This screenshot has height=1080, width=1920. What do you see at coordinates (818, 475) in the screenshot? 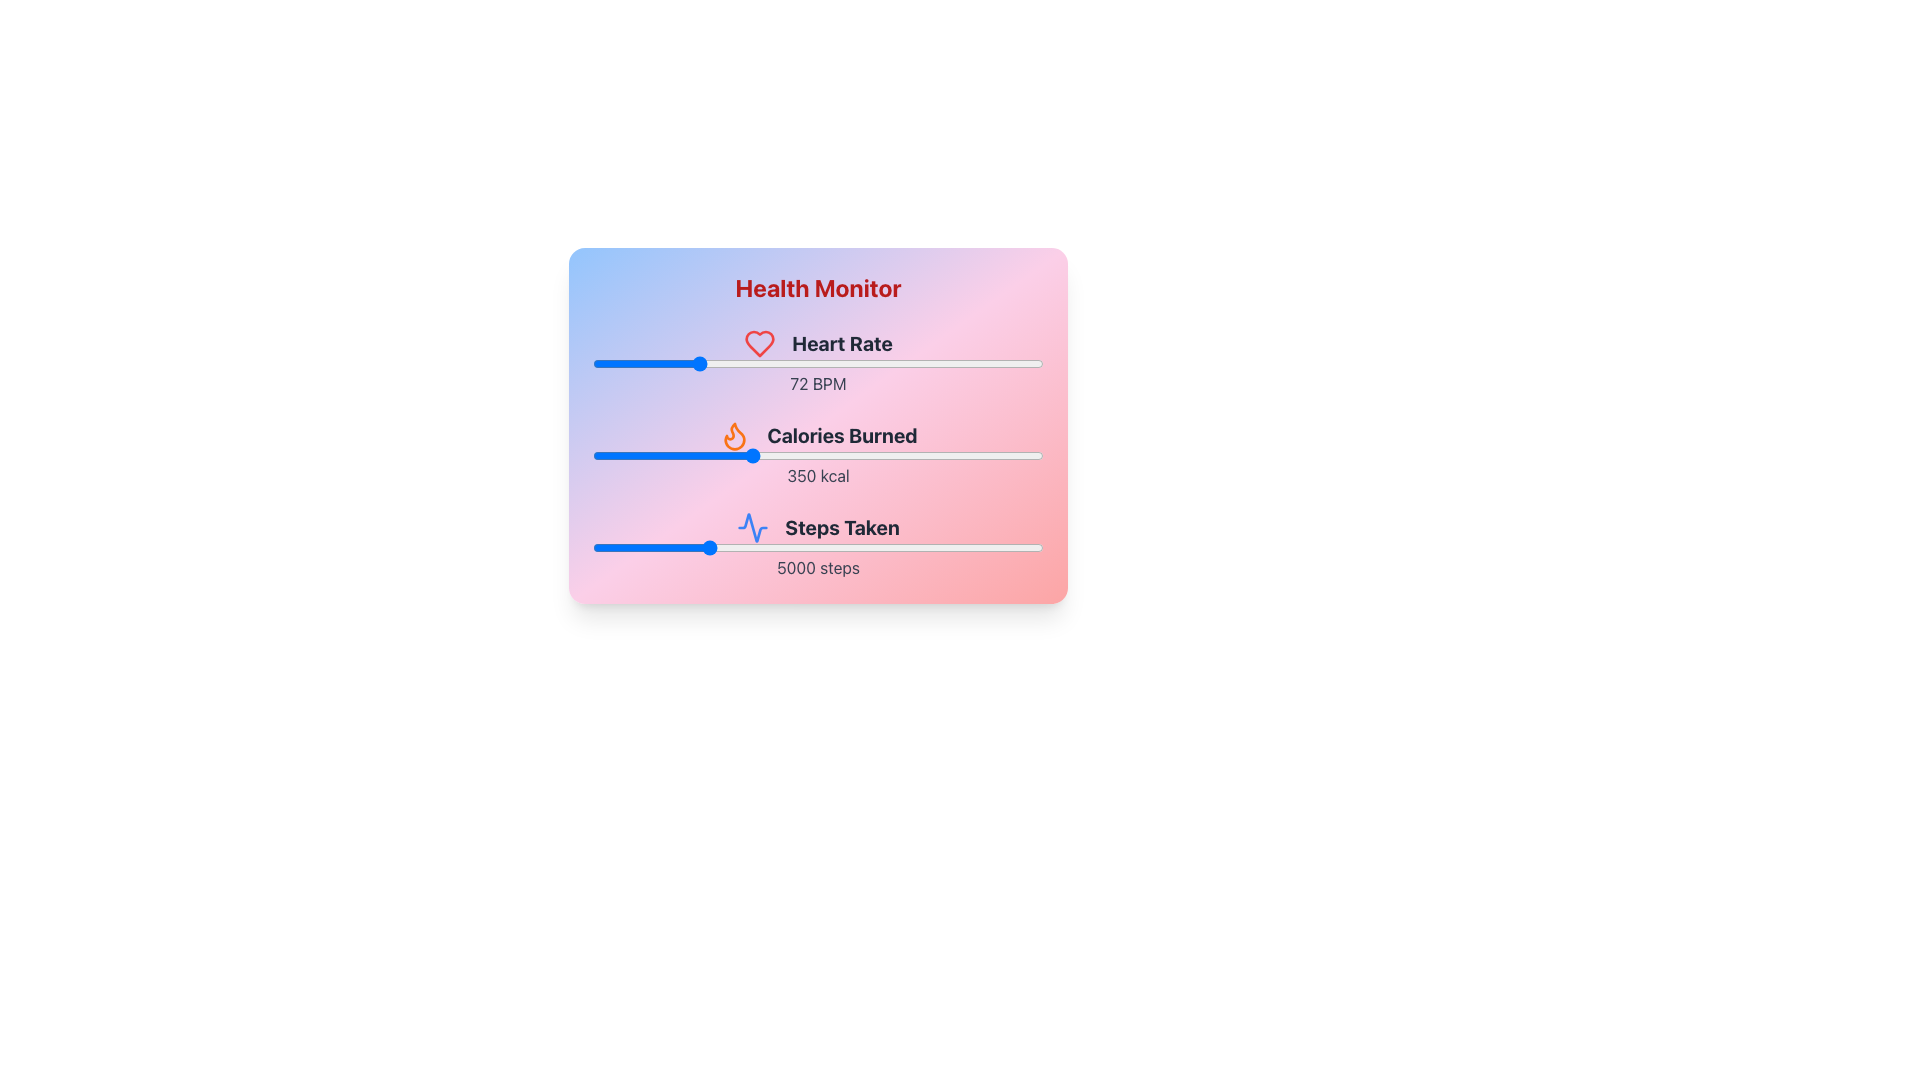
I see `the text label displaying '350 kcal' in gray font, located below the calorie icon and progress bar in the 'Calories Burned' section of the health monitor interface` at bounding box center [818, 475].